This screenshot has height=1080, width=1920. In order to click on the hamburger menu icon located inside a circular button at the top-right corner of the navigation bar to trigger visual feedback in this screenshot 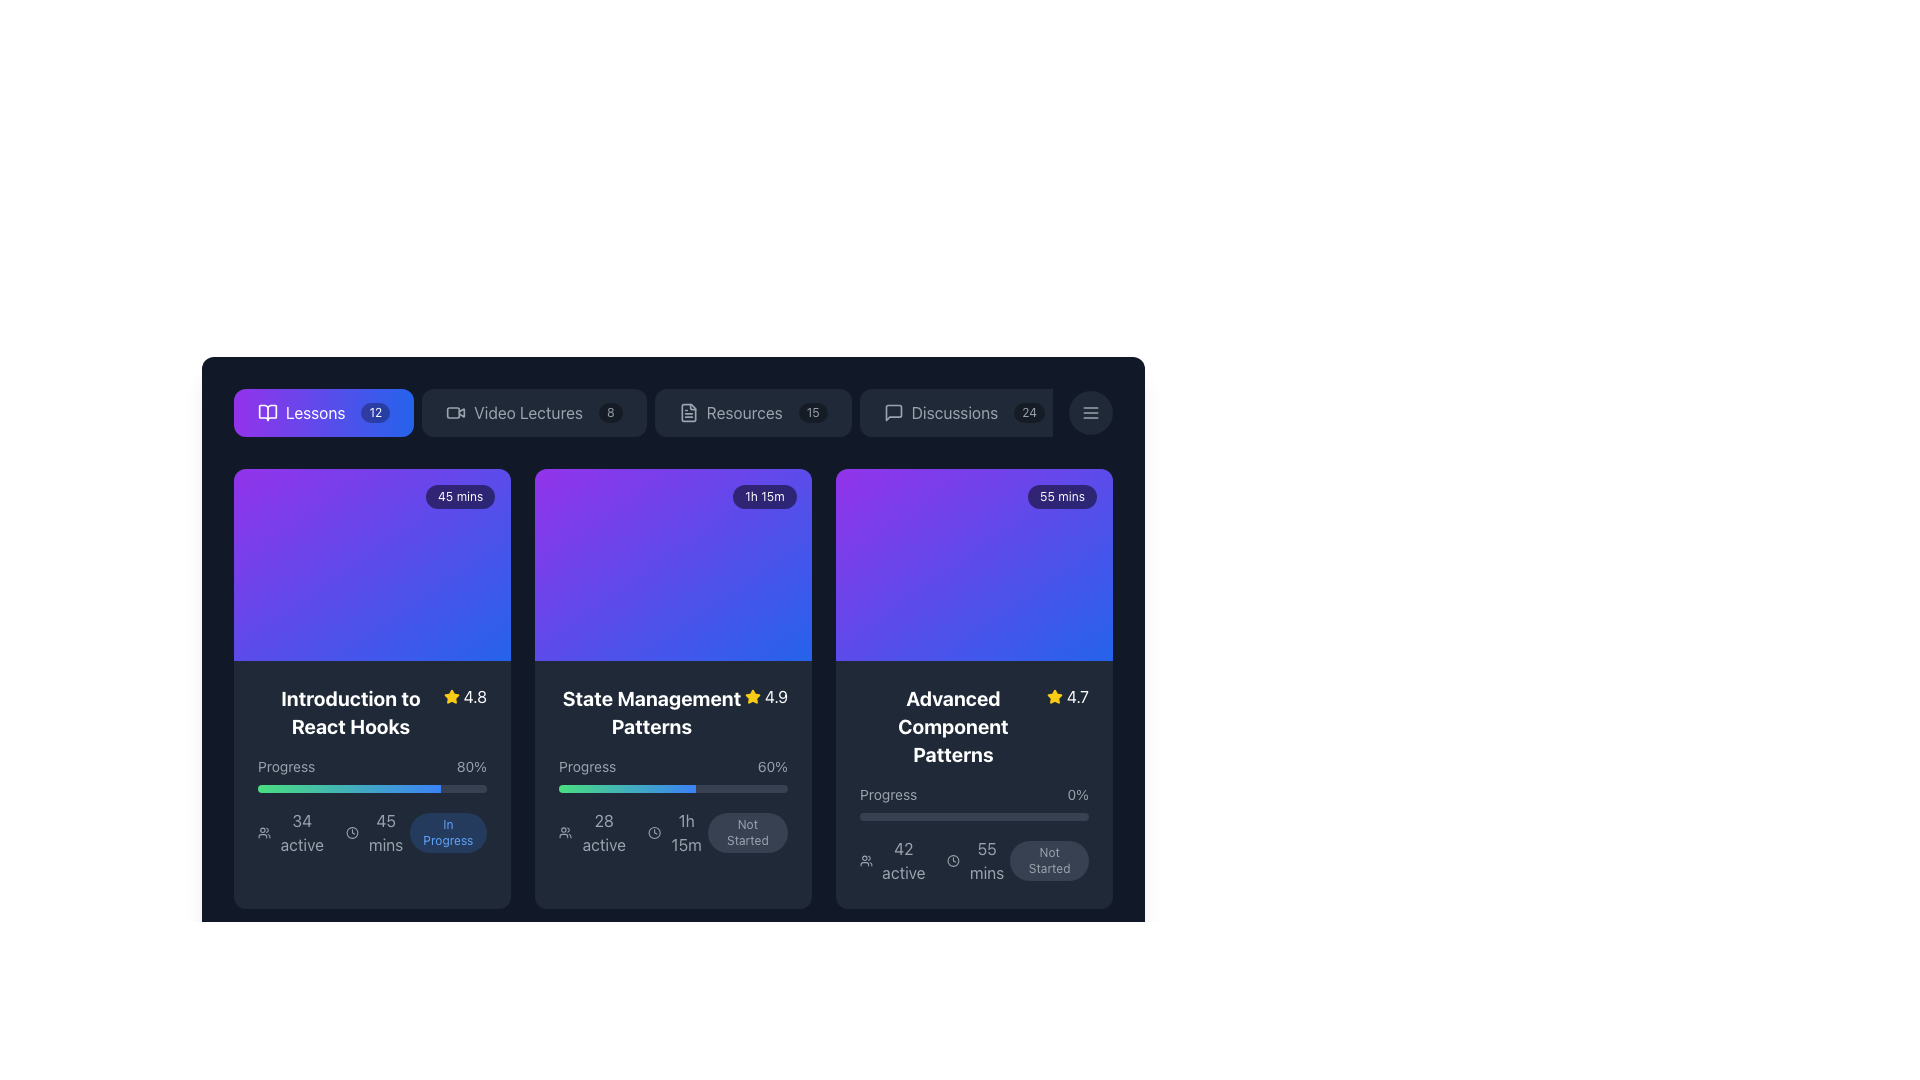, I will do `click(1089, 411)`.